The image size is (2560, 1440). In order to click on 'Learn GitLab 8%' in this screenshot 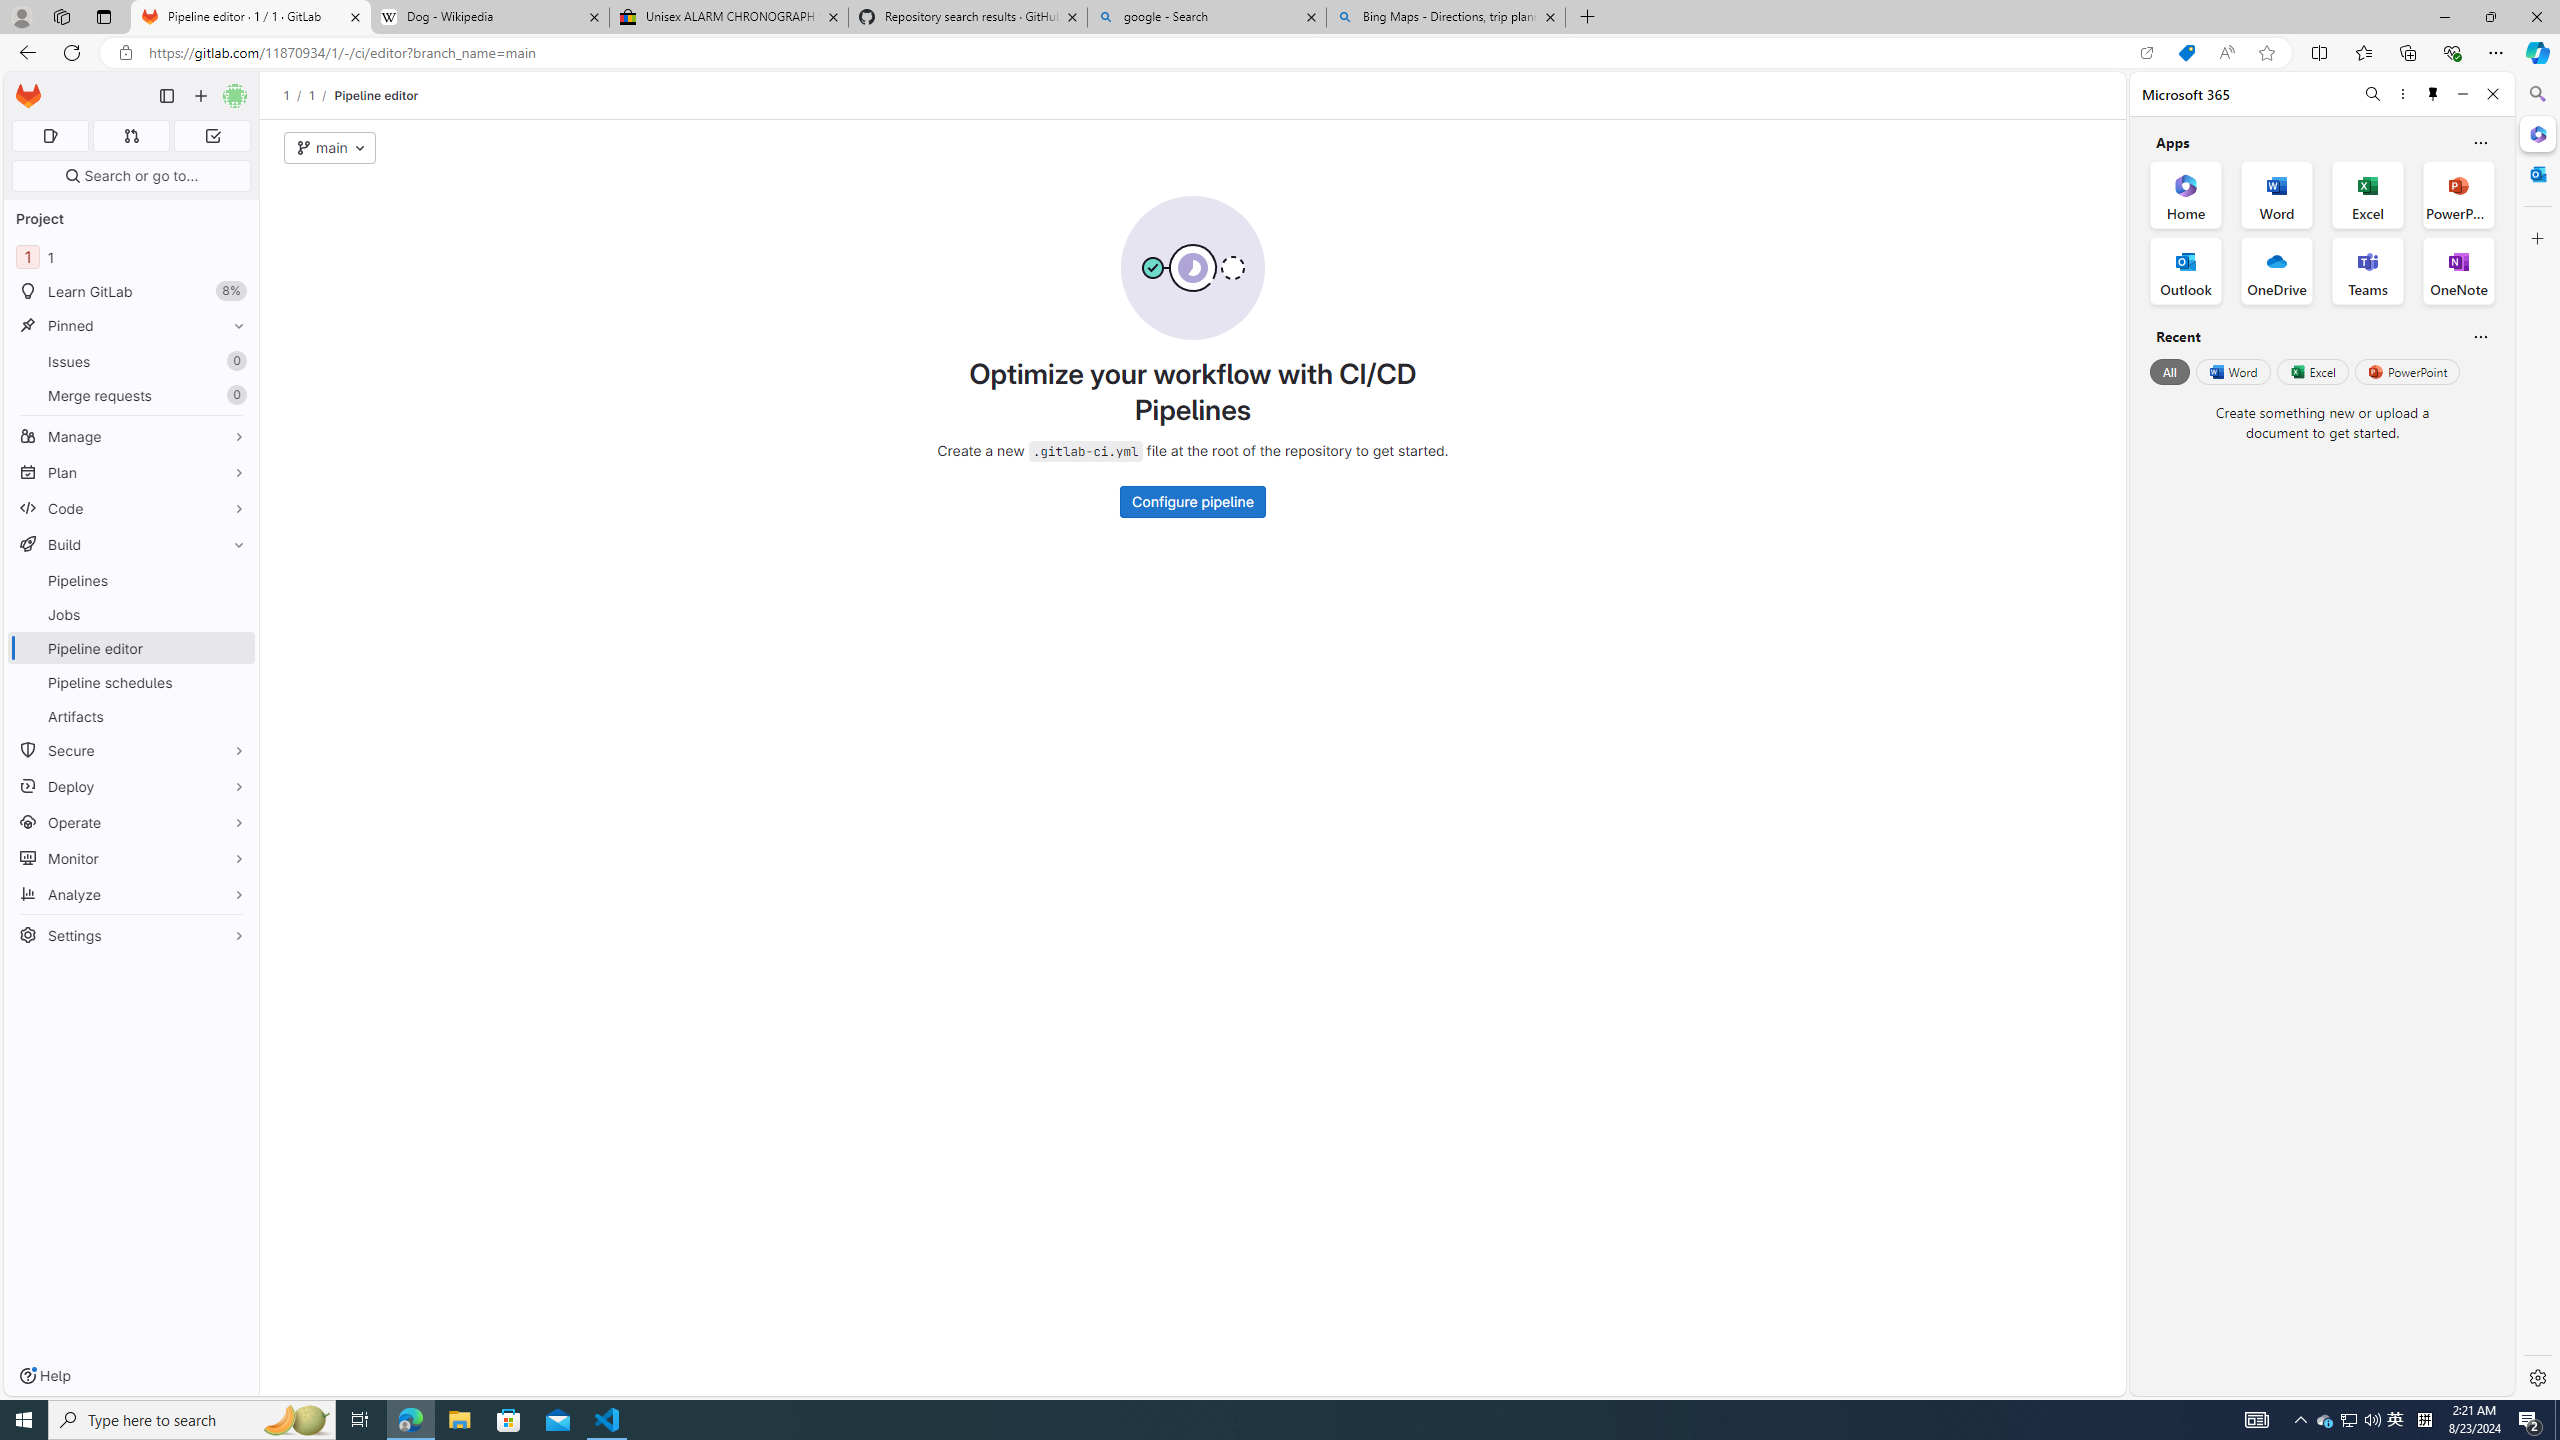, I will do `click(130, 291)`.